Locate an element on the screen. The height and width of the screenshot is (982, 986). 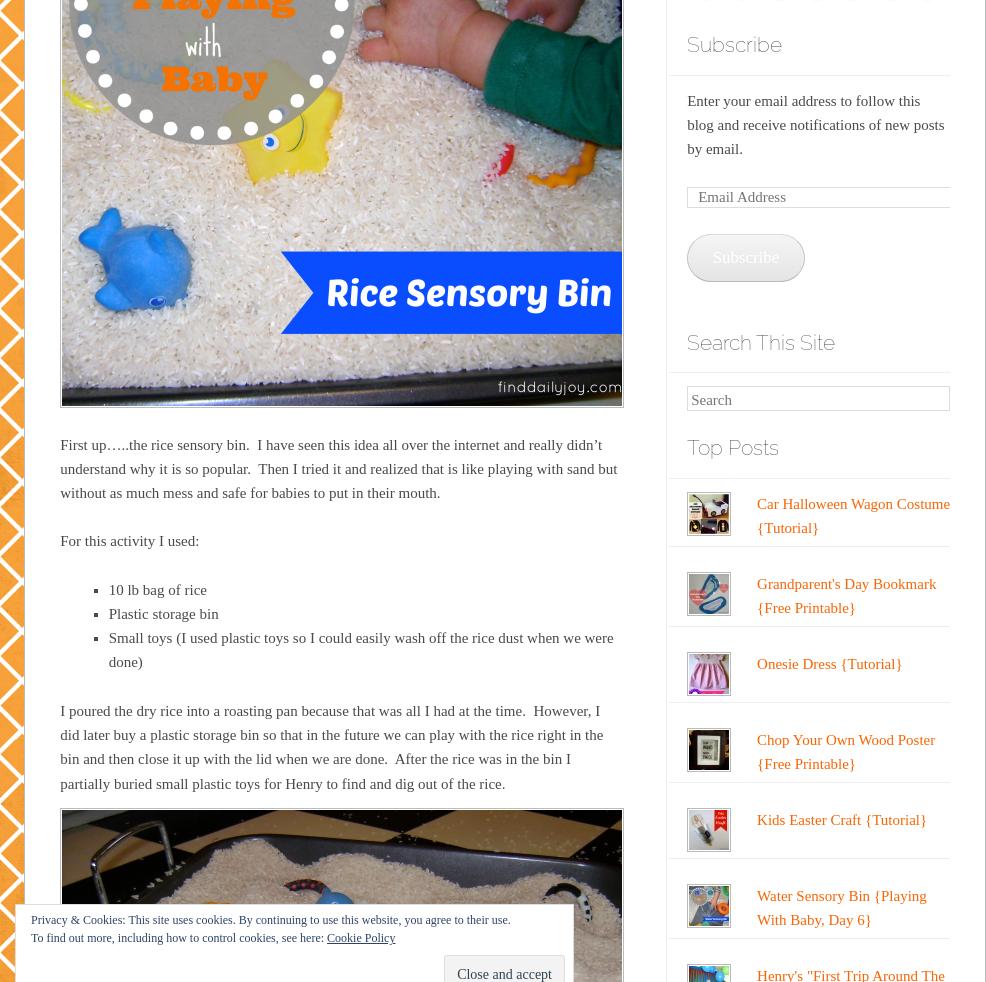
'Plastic storage bin' is located at coordinates (162, 613).